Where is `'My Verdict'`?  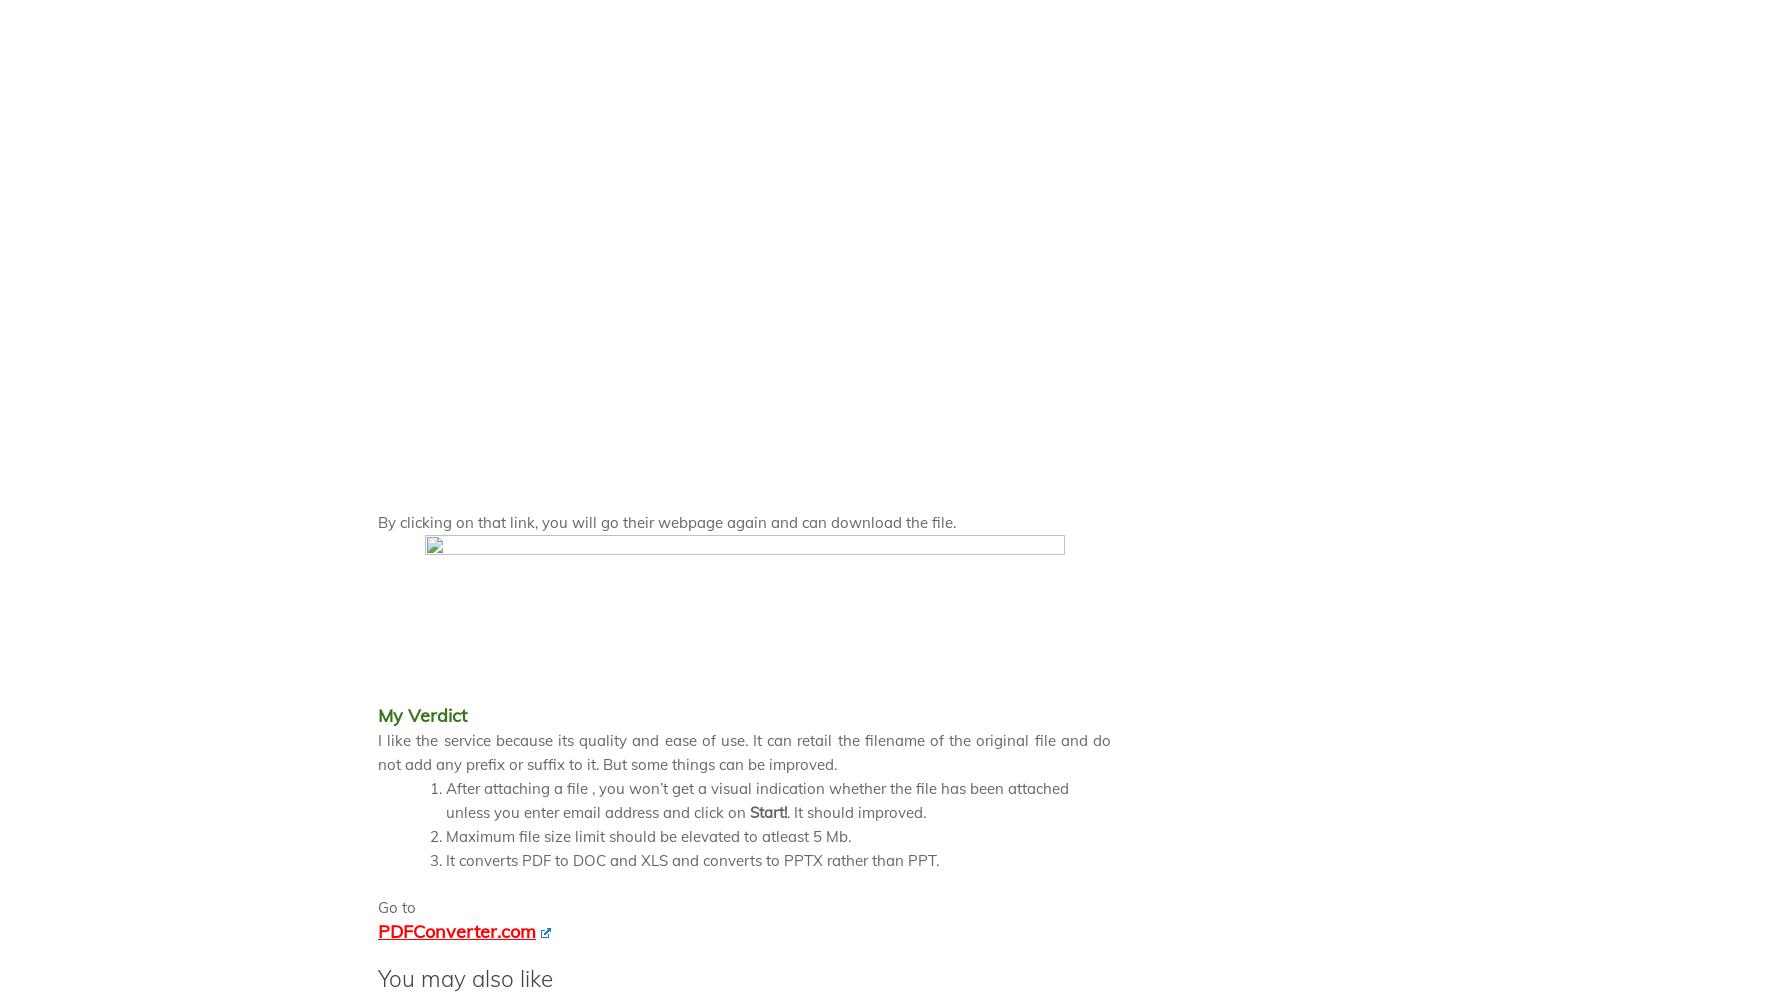 'My Verdict' is located at coordinates (421, 714).